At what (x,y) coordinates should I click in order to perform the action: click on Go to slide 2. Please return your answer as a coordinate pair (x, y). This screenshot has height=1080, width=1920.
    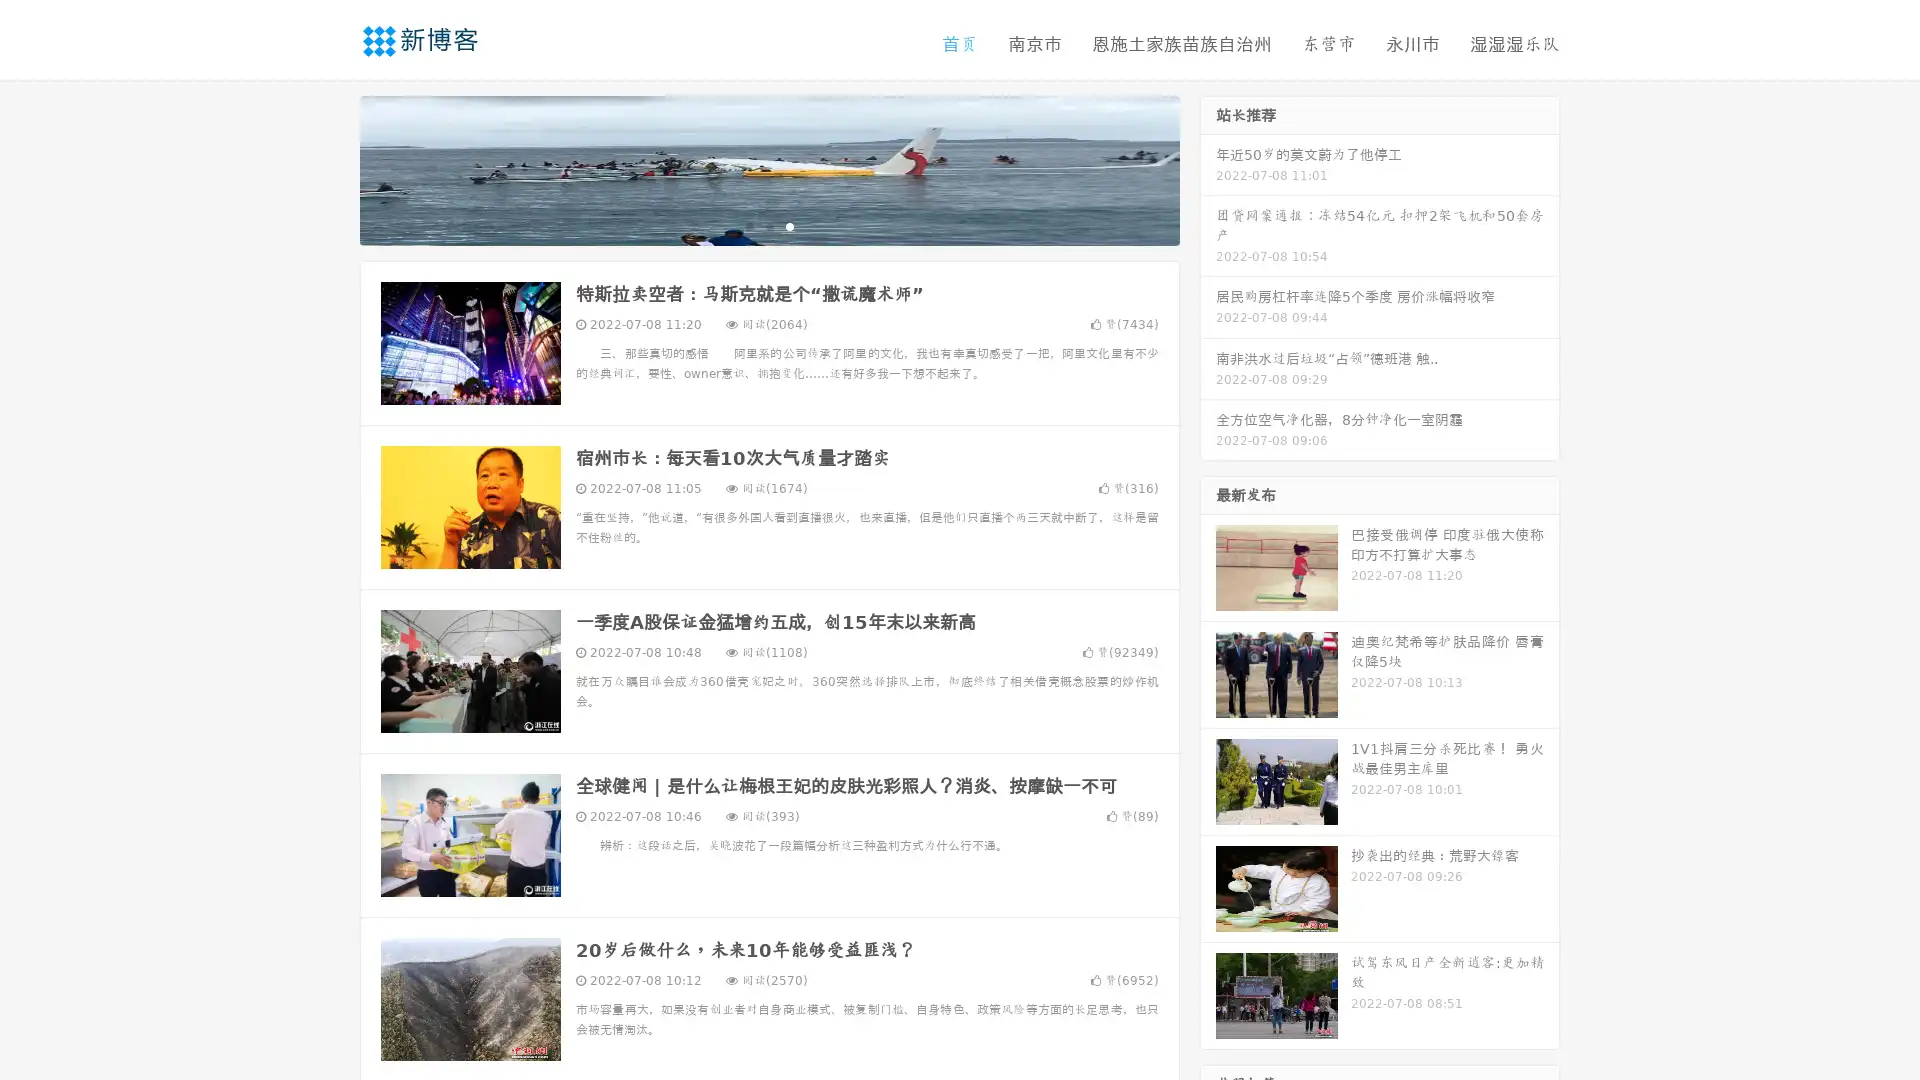
    Looking at the image, I should click on (768, 225).